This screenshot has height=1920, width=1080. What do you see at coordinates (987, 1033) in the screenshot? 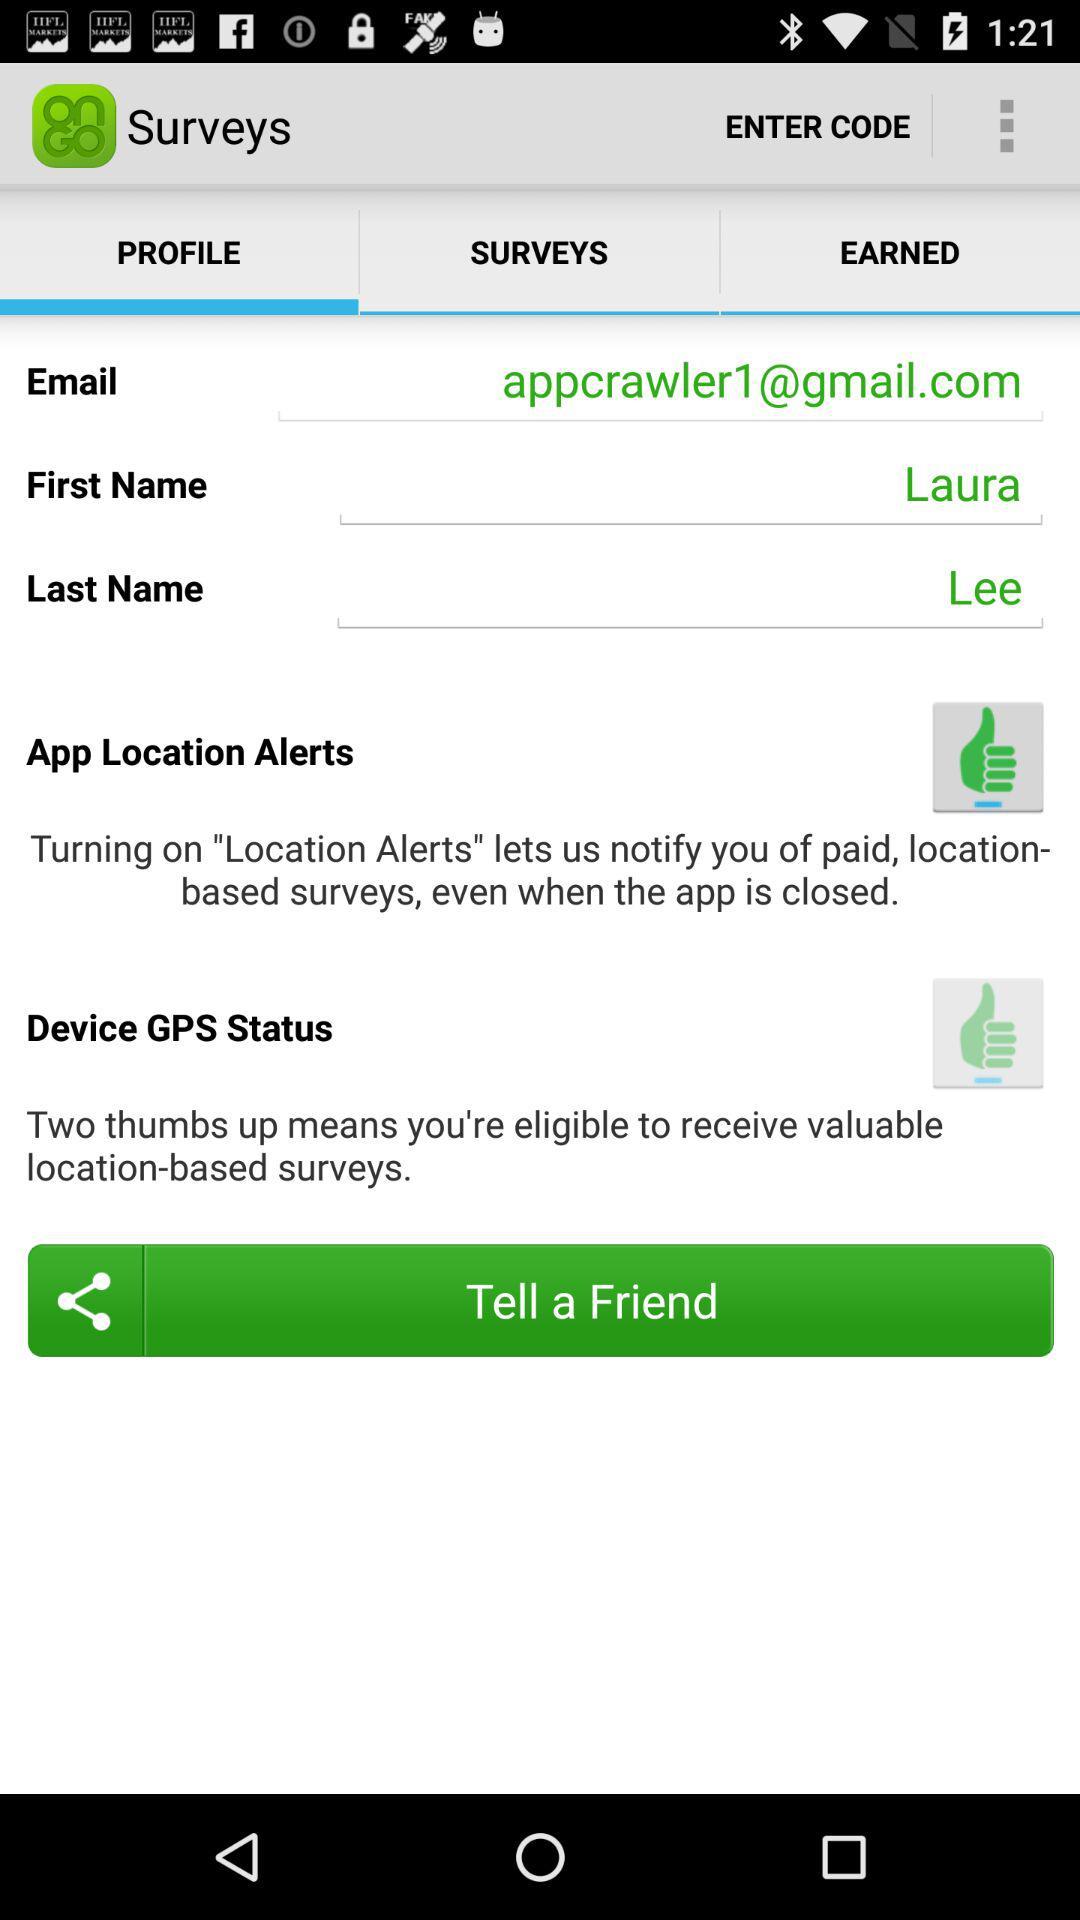
I see `the item next to the device gps status icon` at bounding box center [987, 1033].